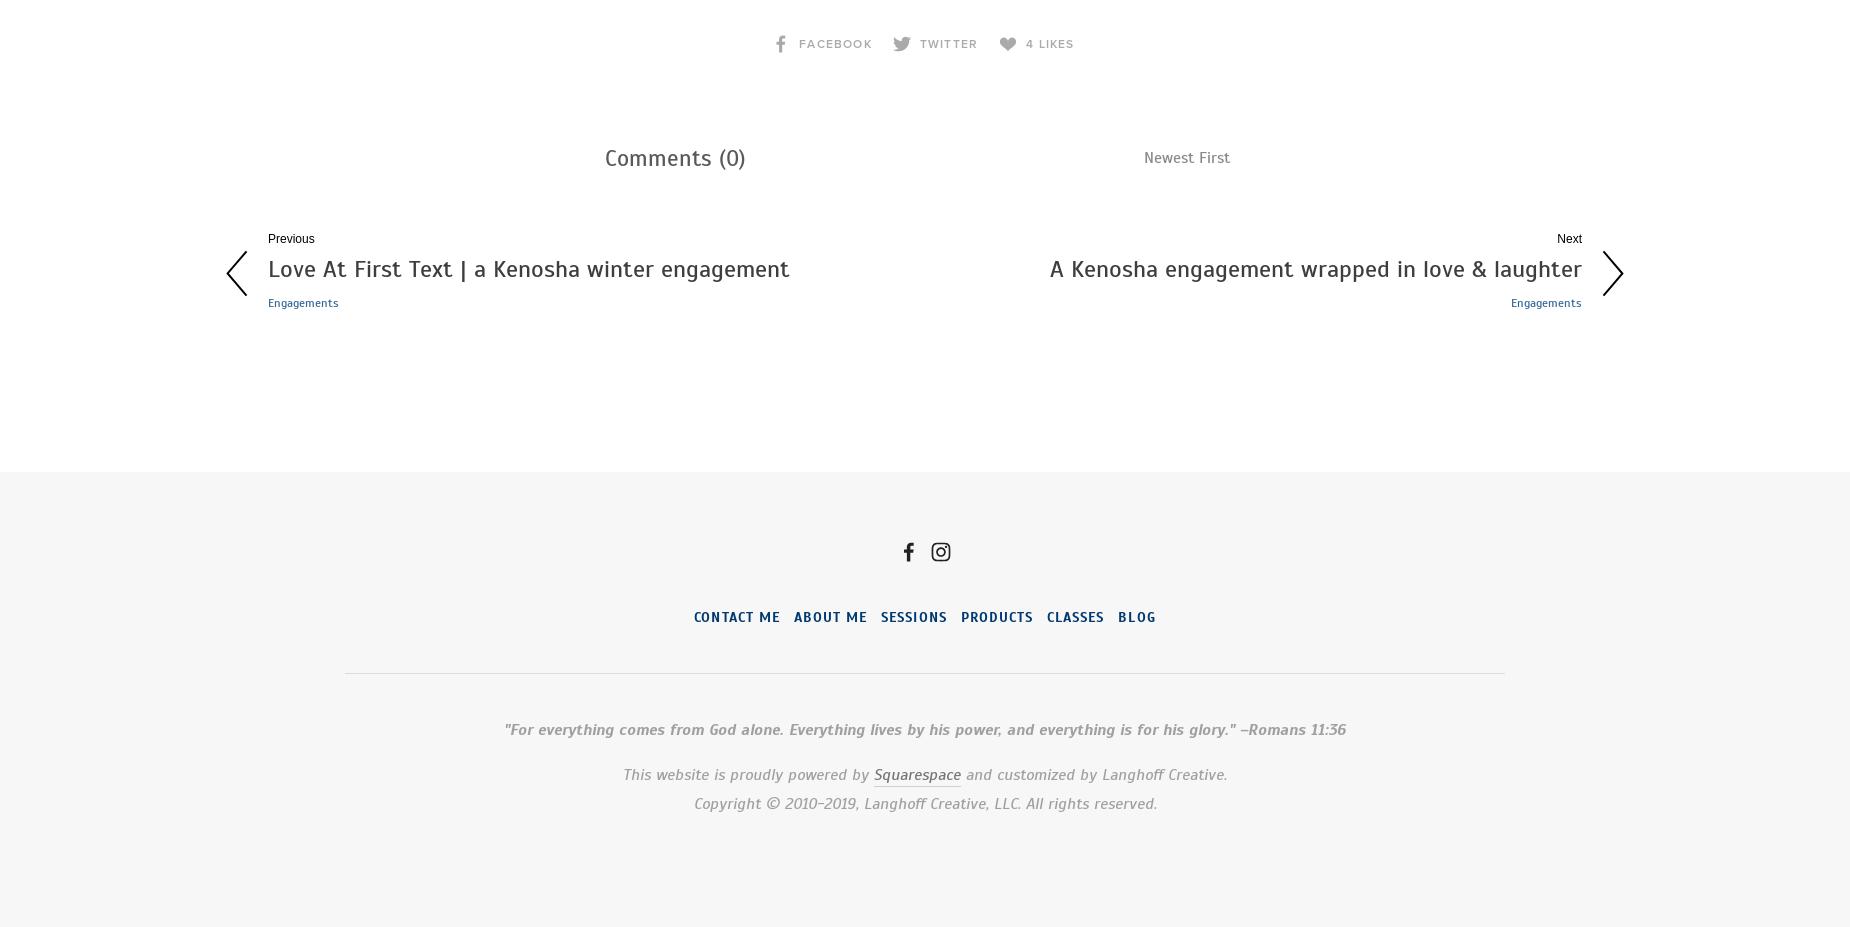  Describe the element at coordinates (835, 42) in the screenshot. I see `'Facebook'` at that location.